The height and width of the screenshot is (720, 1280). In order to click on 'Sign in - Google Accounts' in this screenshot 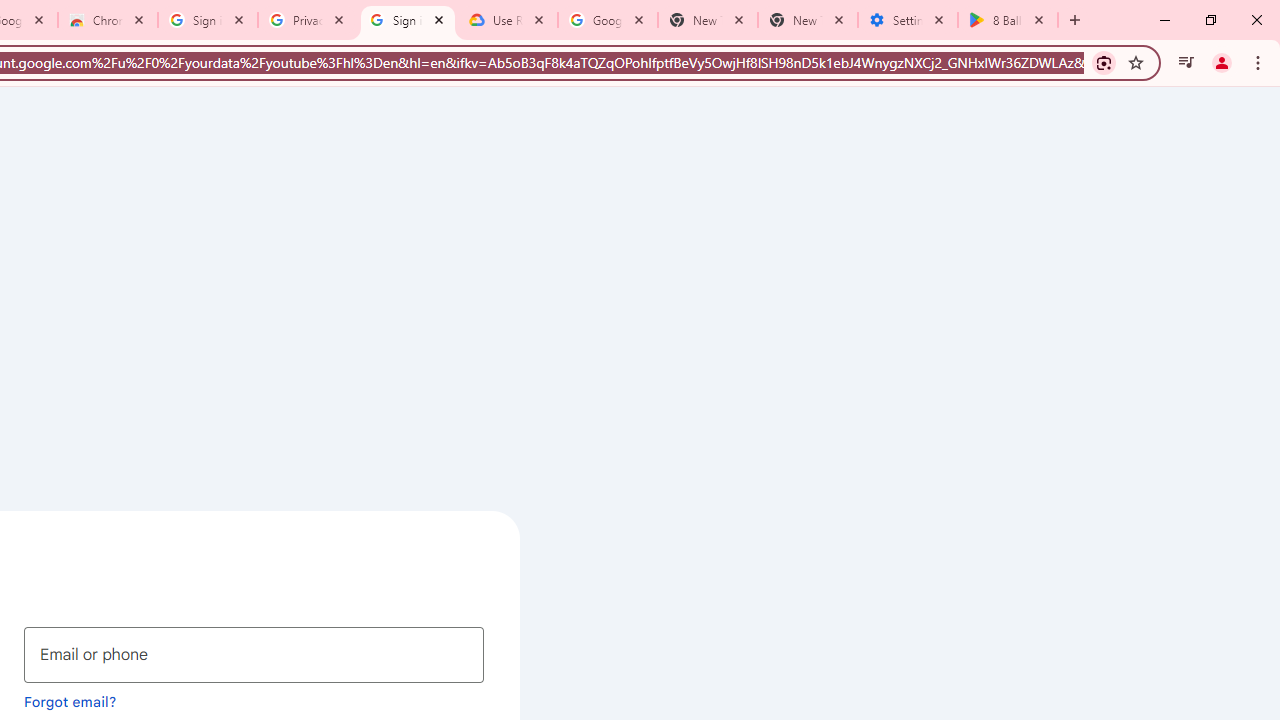, I will do `click(208, 20)`.